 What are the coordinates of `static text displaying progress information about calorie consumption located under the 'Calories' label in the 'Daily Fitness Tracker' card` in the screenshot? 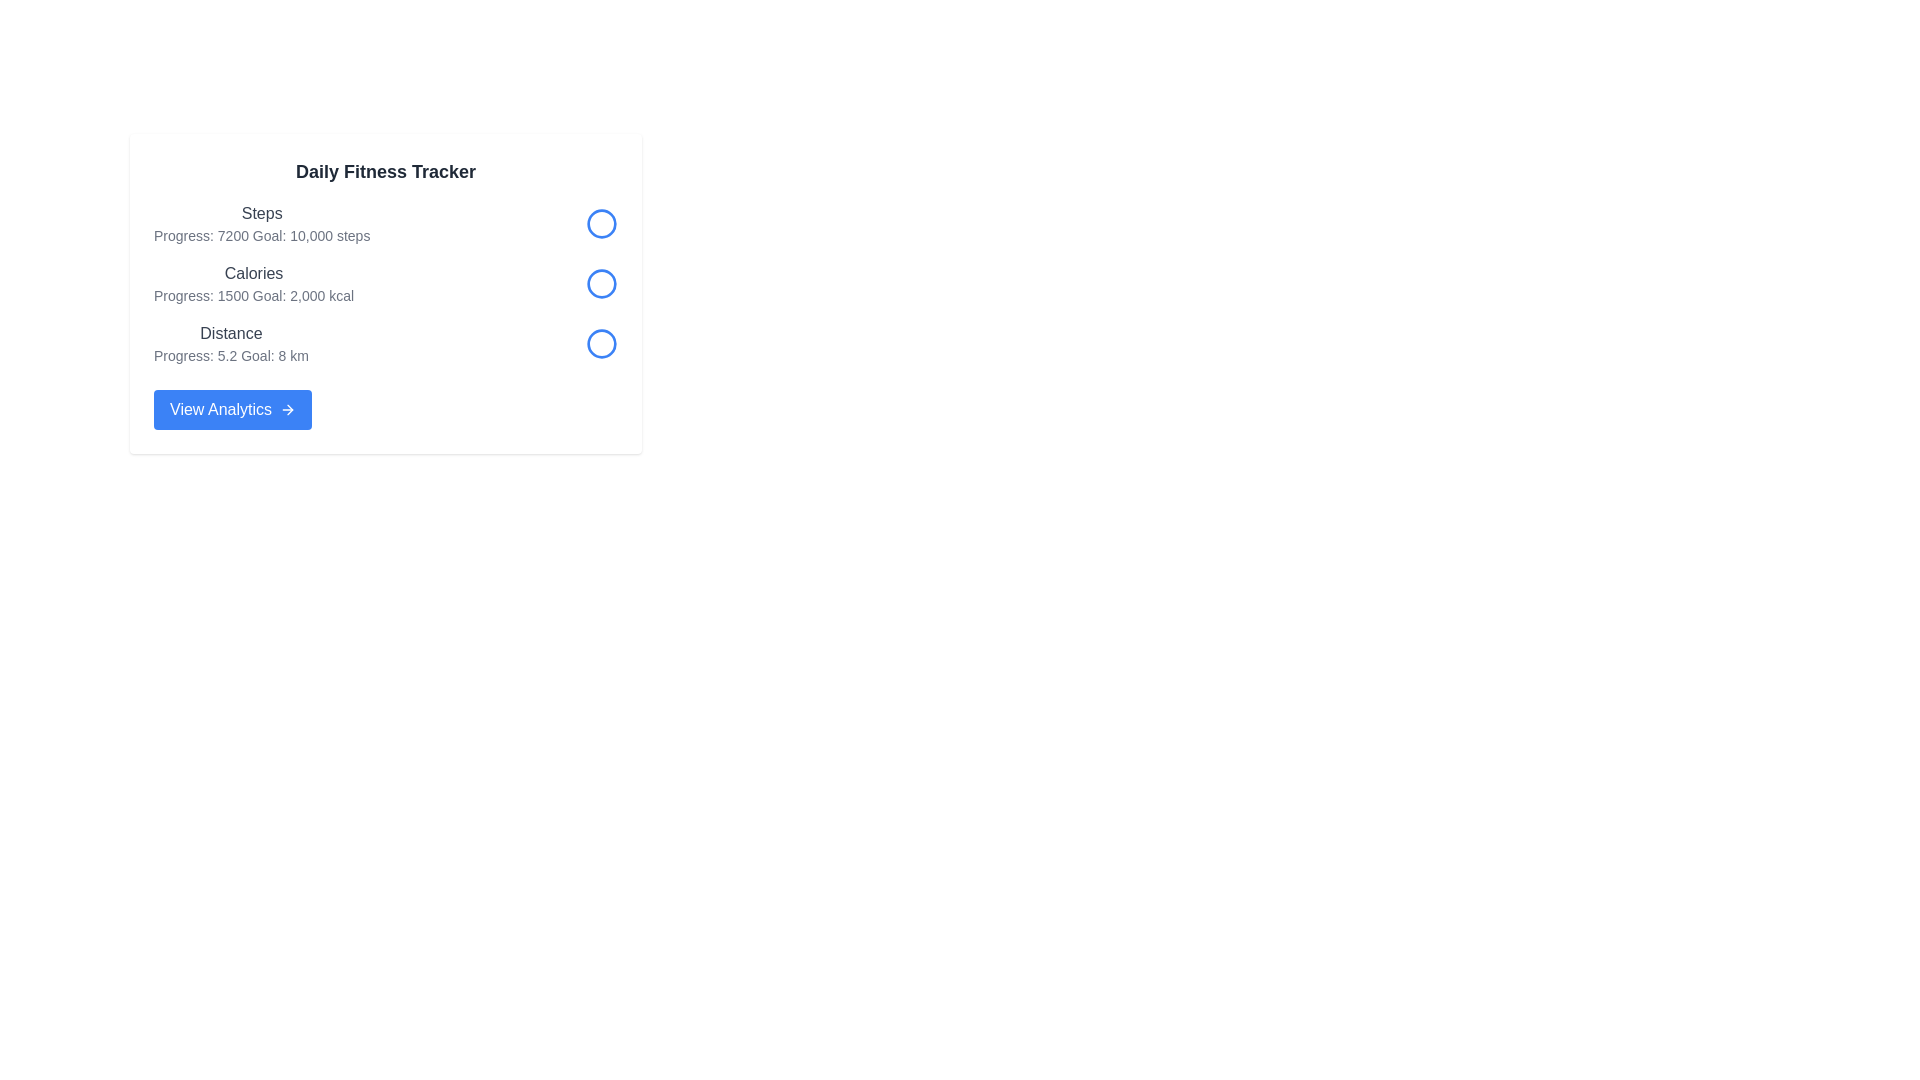 It's located at (253, 296).